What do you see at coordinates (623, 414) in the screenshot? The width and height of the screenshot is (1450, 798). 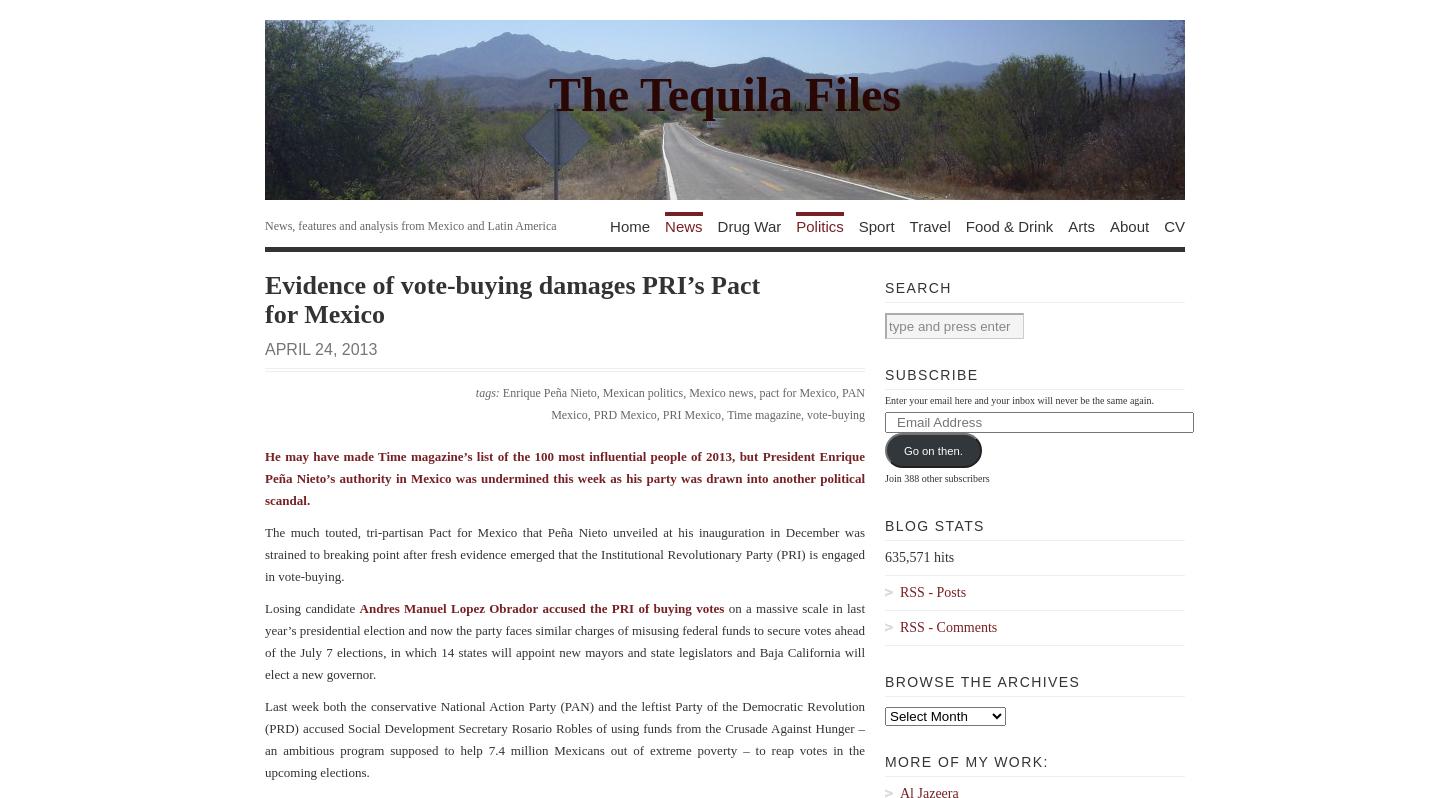 I see `'PRD Mexico'` at bounding box center [623, 414].